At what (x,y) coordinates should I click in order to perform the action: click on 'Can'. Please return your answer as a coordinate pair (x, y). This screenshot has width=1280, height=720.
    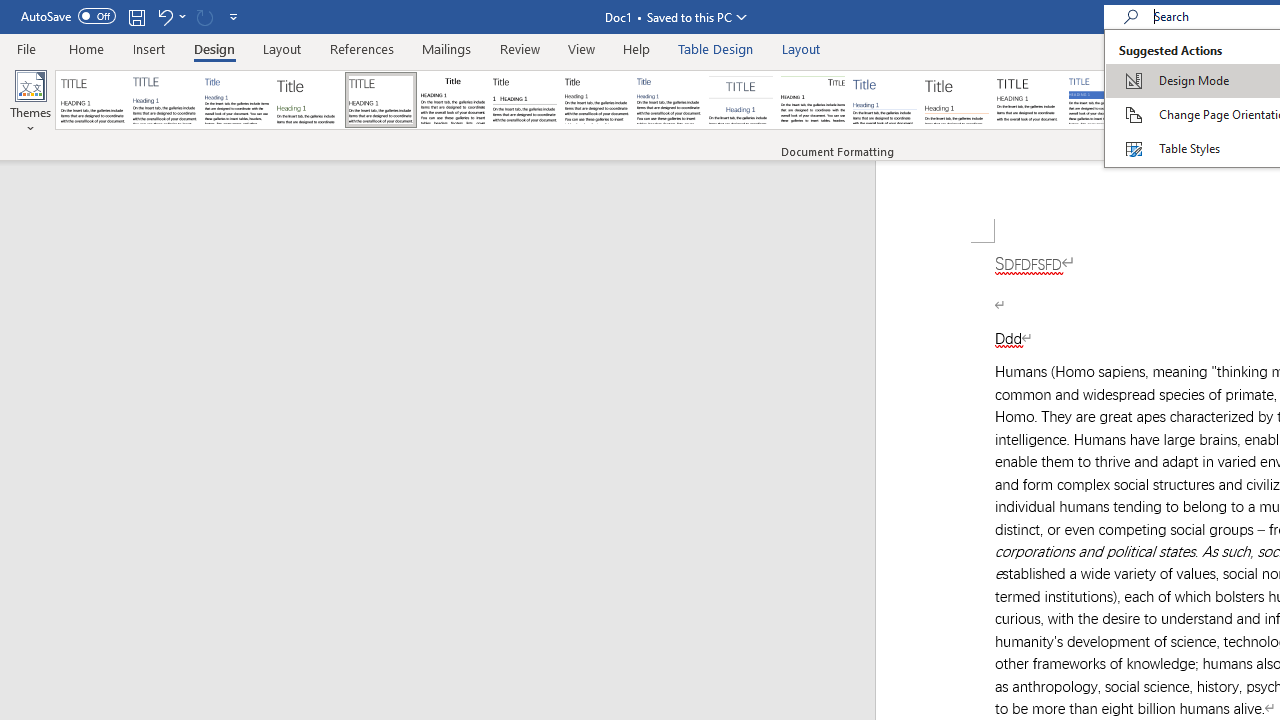
    Looking at the image, I should click on (204, 16).